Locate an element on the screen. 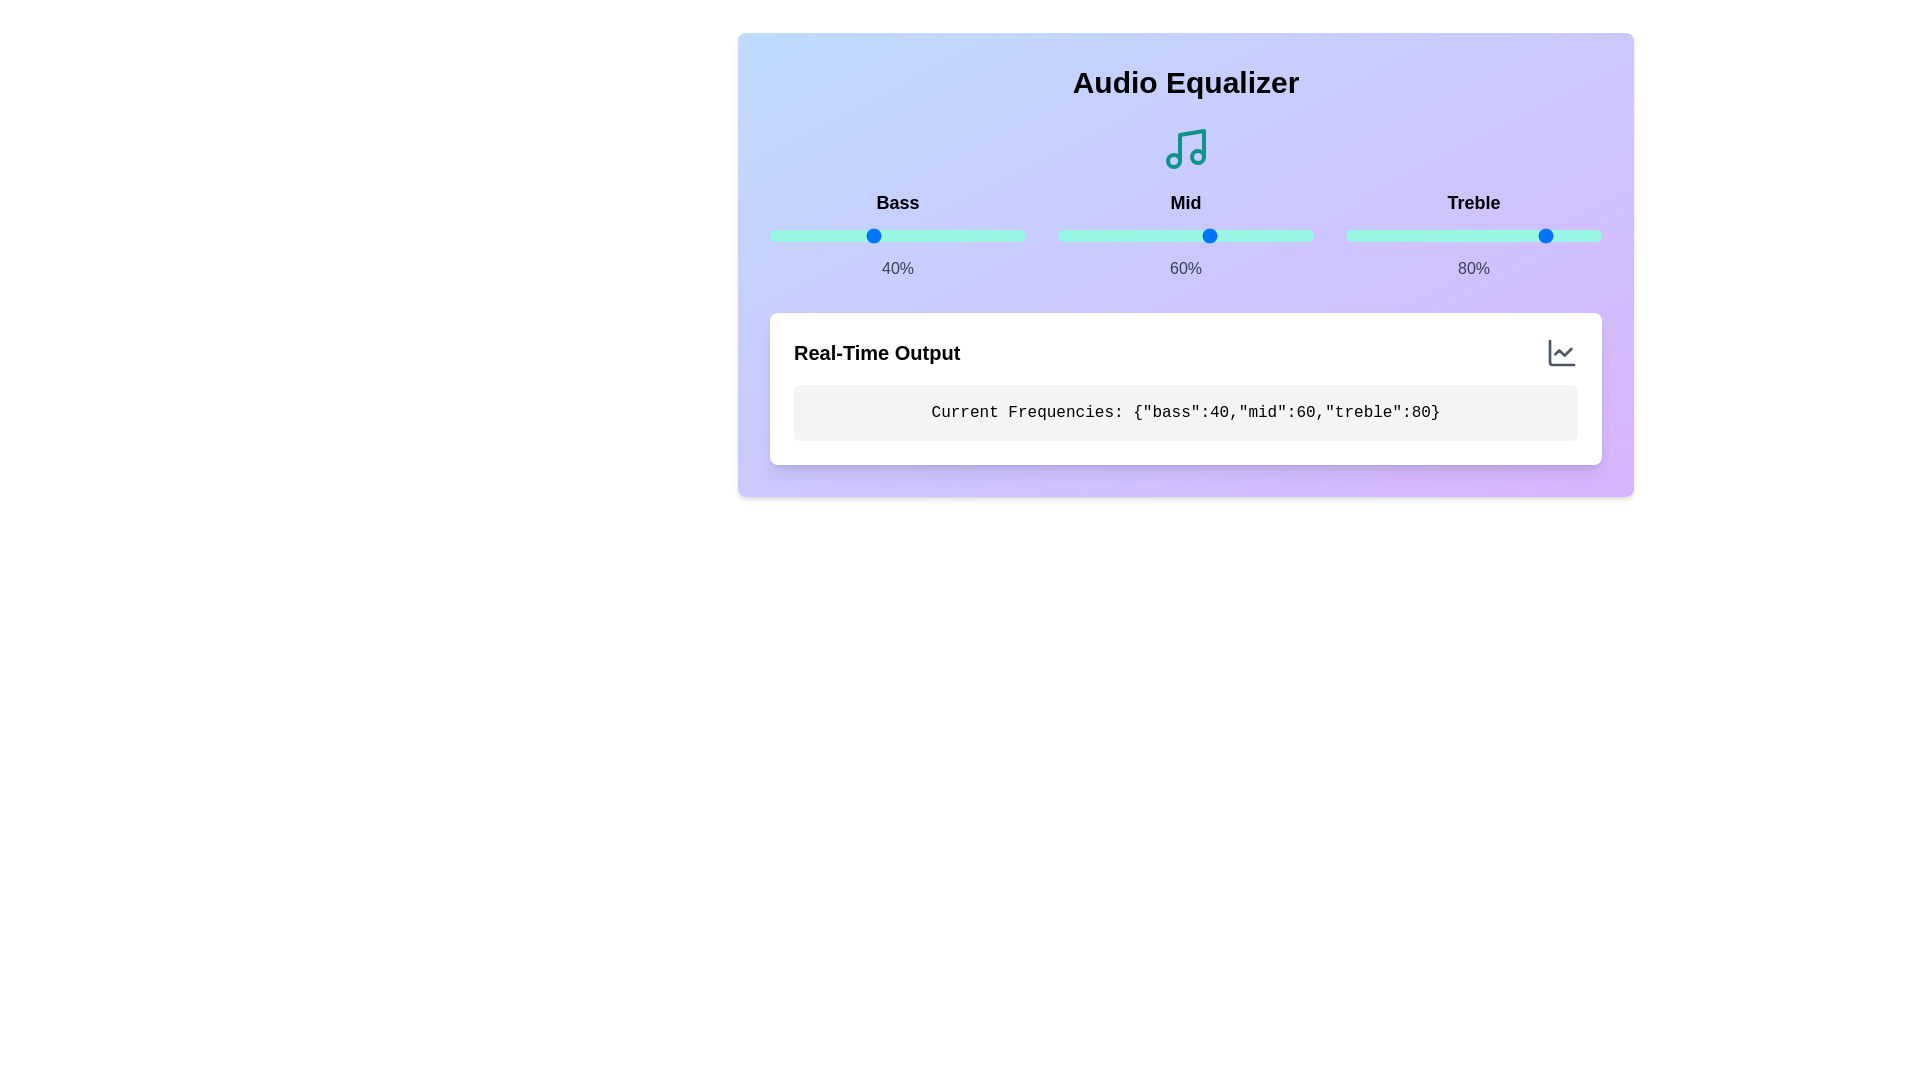 Image resolution: width=1920 pixels, height=1080 pixels. the 'Mid' frequency level is located at coordinates (1157, 234).